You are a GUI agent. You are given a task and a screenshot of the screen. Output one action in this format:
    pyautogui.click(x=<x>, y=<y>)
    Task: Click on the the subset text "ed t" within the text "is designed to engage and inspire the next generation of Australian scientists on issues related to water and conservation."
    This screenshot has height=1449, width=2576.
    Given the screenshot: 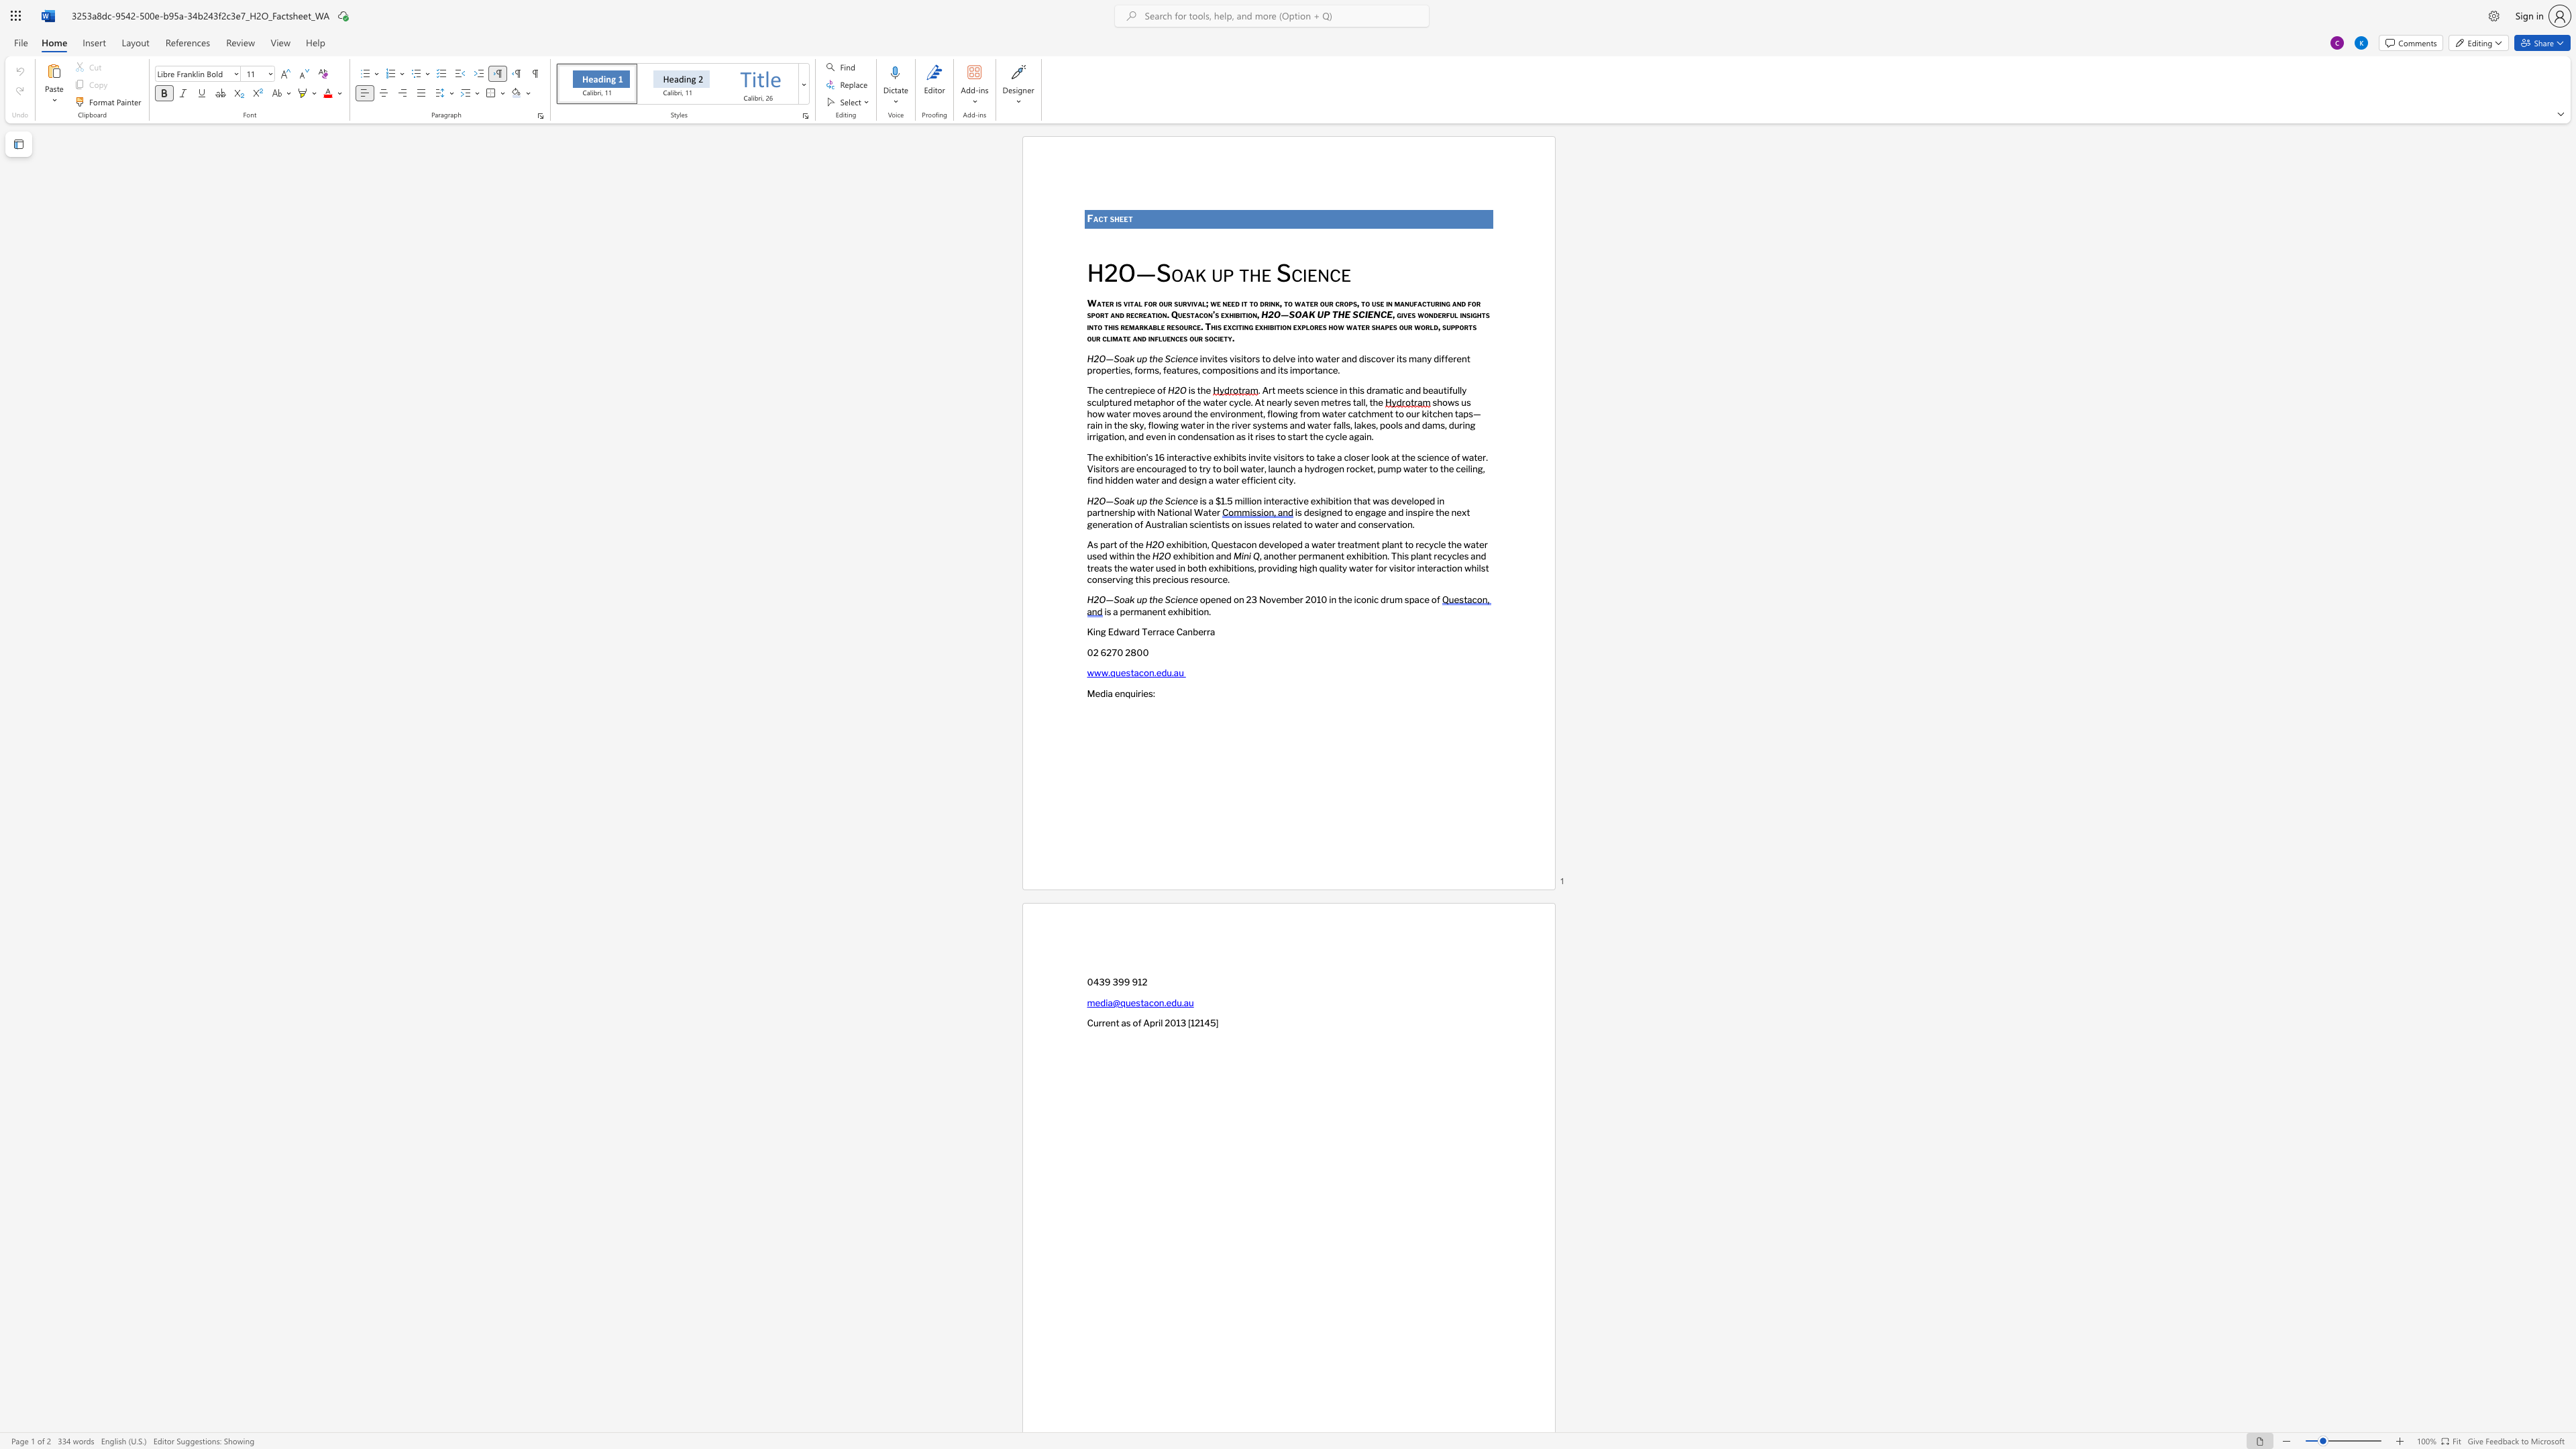 What is the action you would take?
    pyautogui.click(x=1291, y=523)
    